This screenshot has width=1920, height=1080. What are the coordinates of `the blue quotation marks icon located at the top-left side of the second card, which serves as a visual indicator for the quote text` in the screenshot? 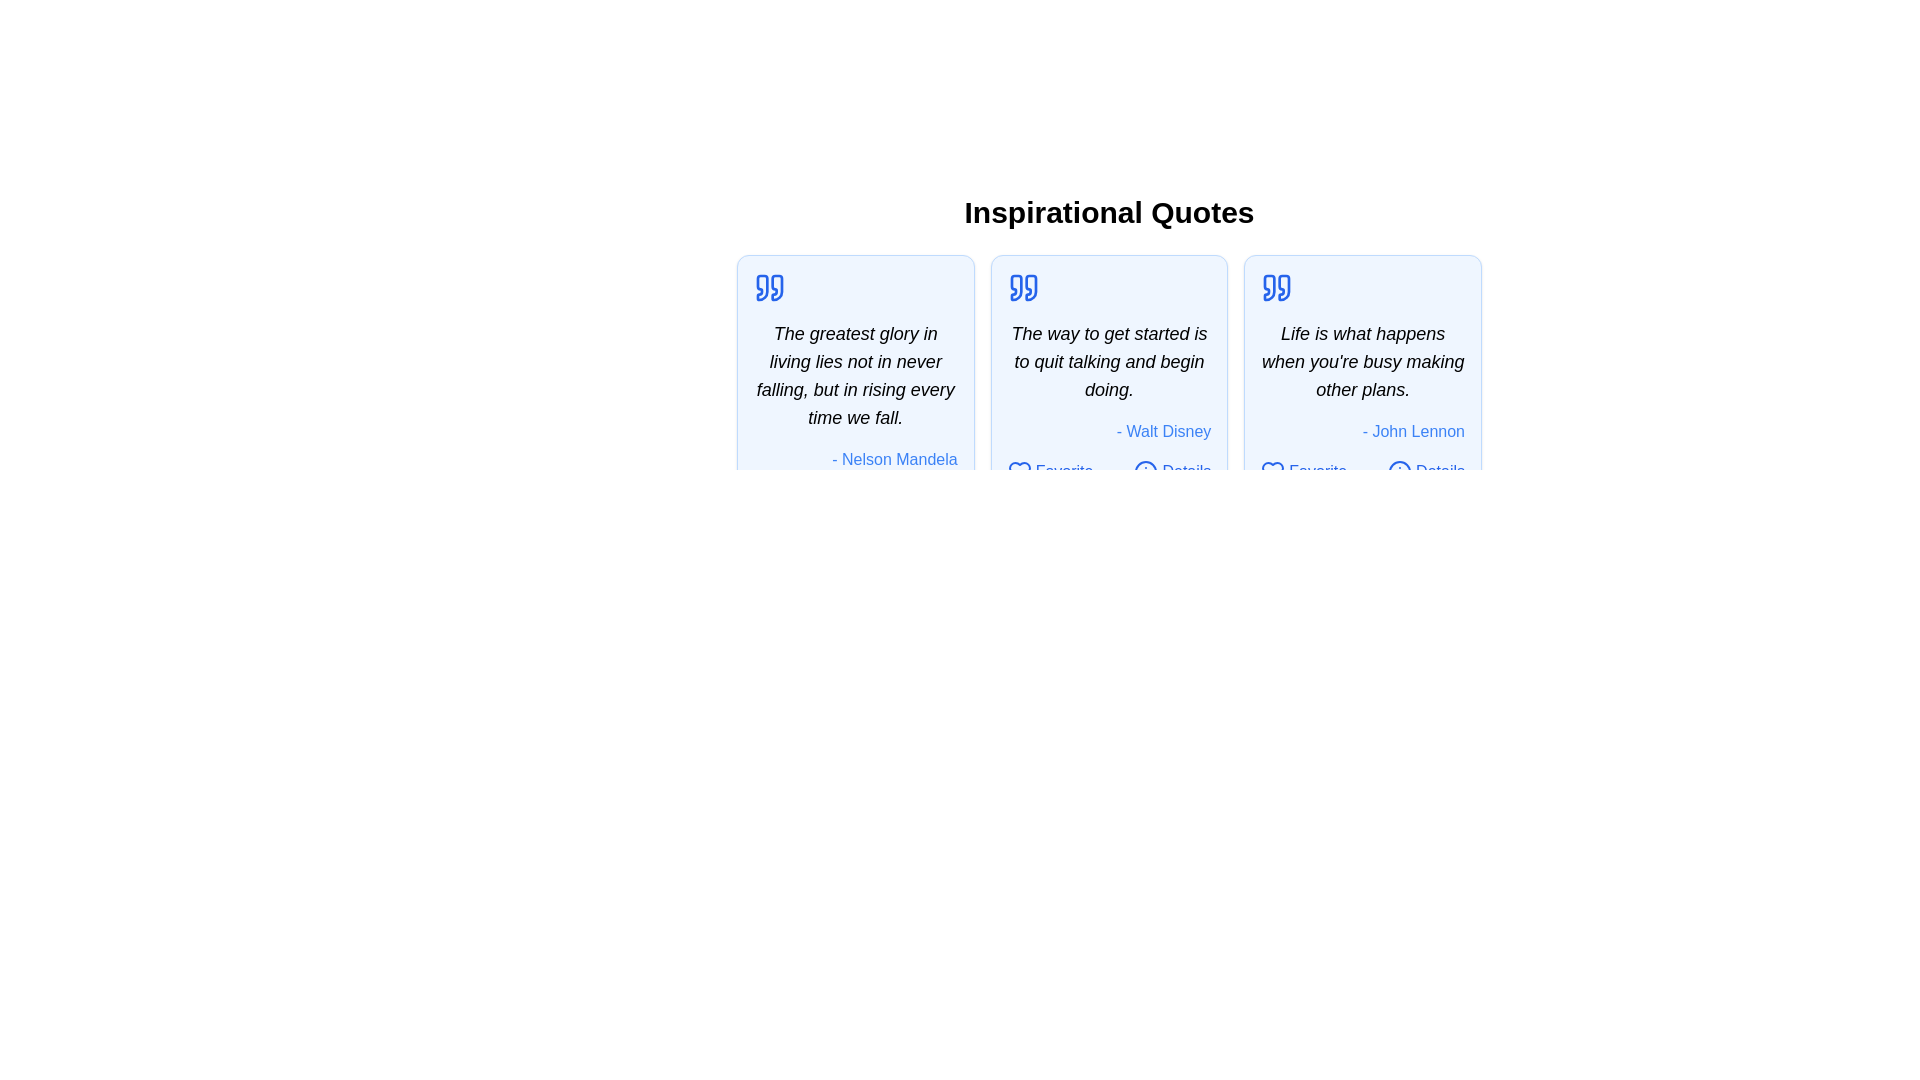 It's located at (1023, 288).